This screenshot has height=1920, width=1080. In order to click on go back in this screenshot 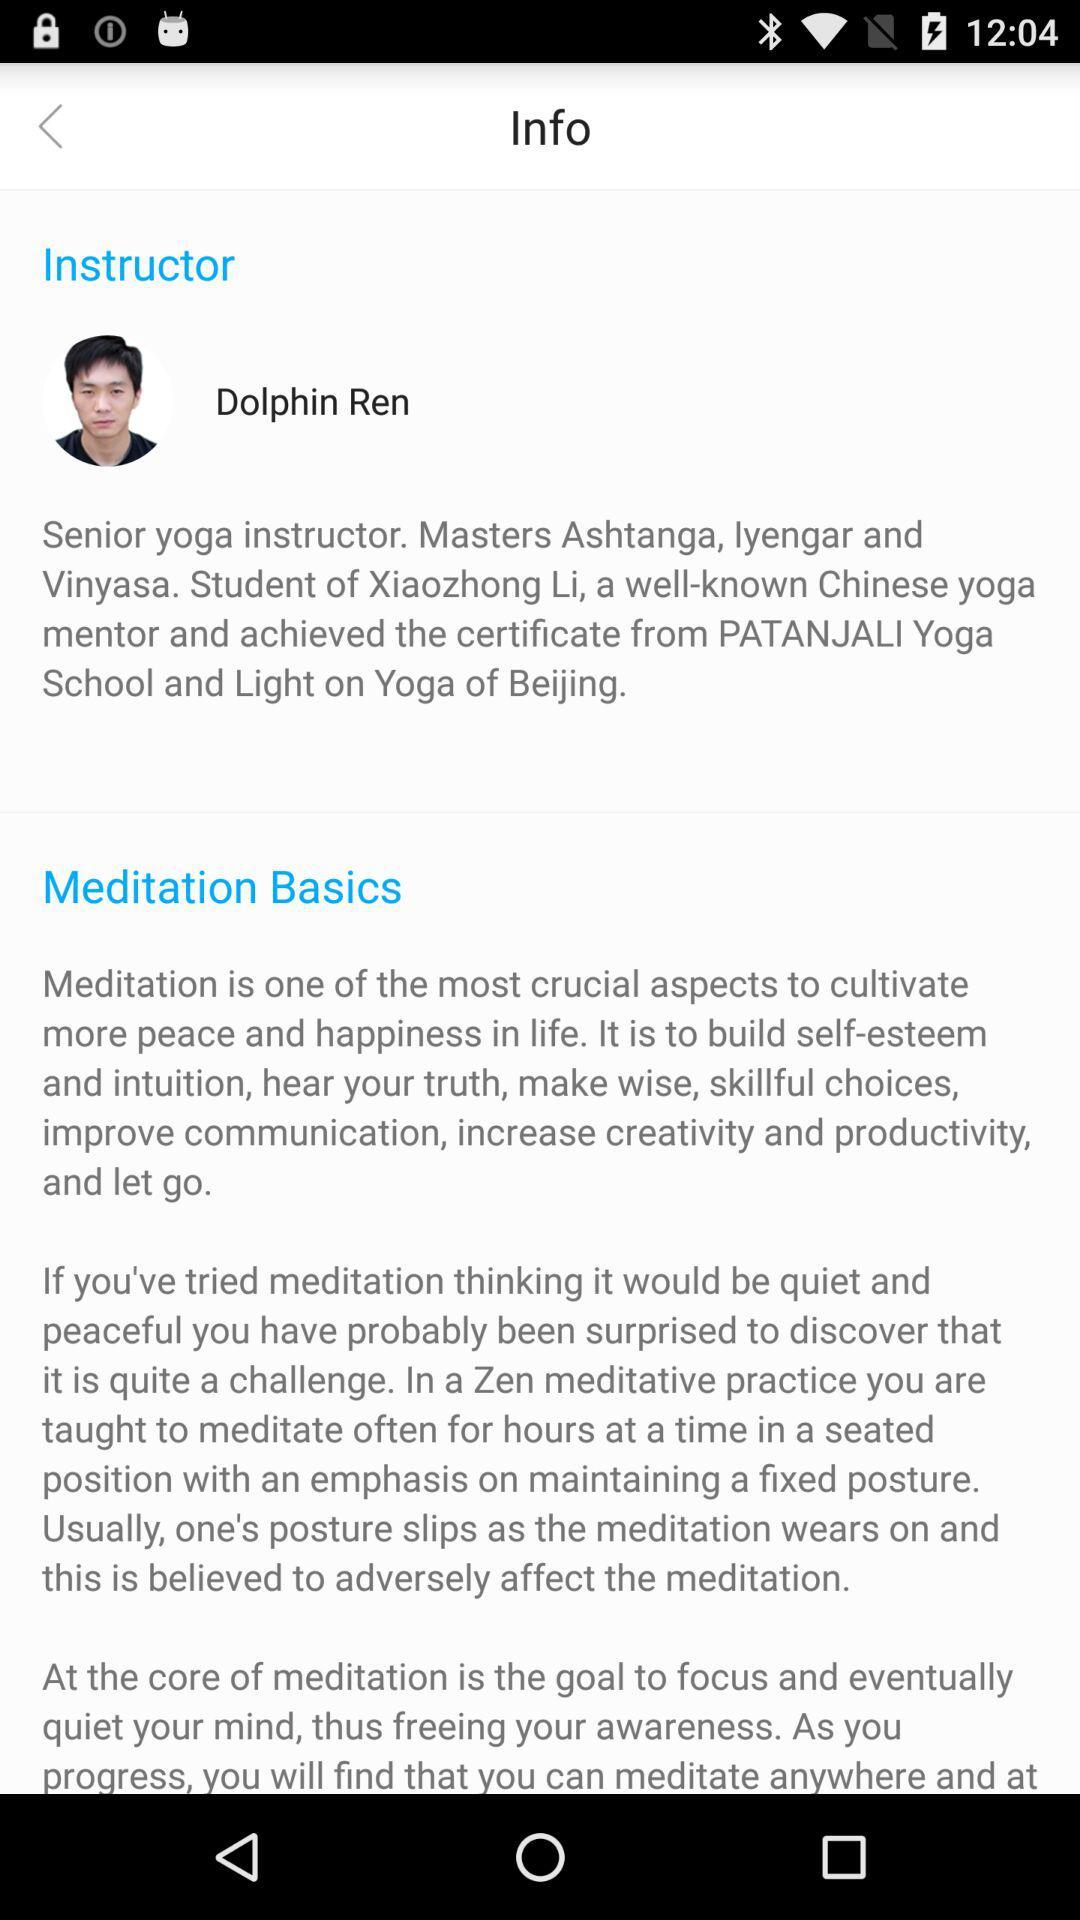, I will do `click(61, 124)`.